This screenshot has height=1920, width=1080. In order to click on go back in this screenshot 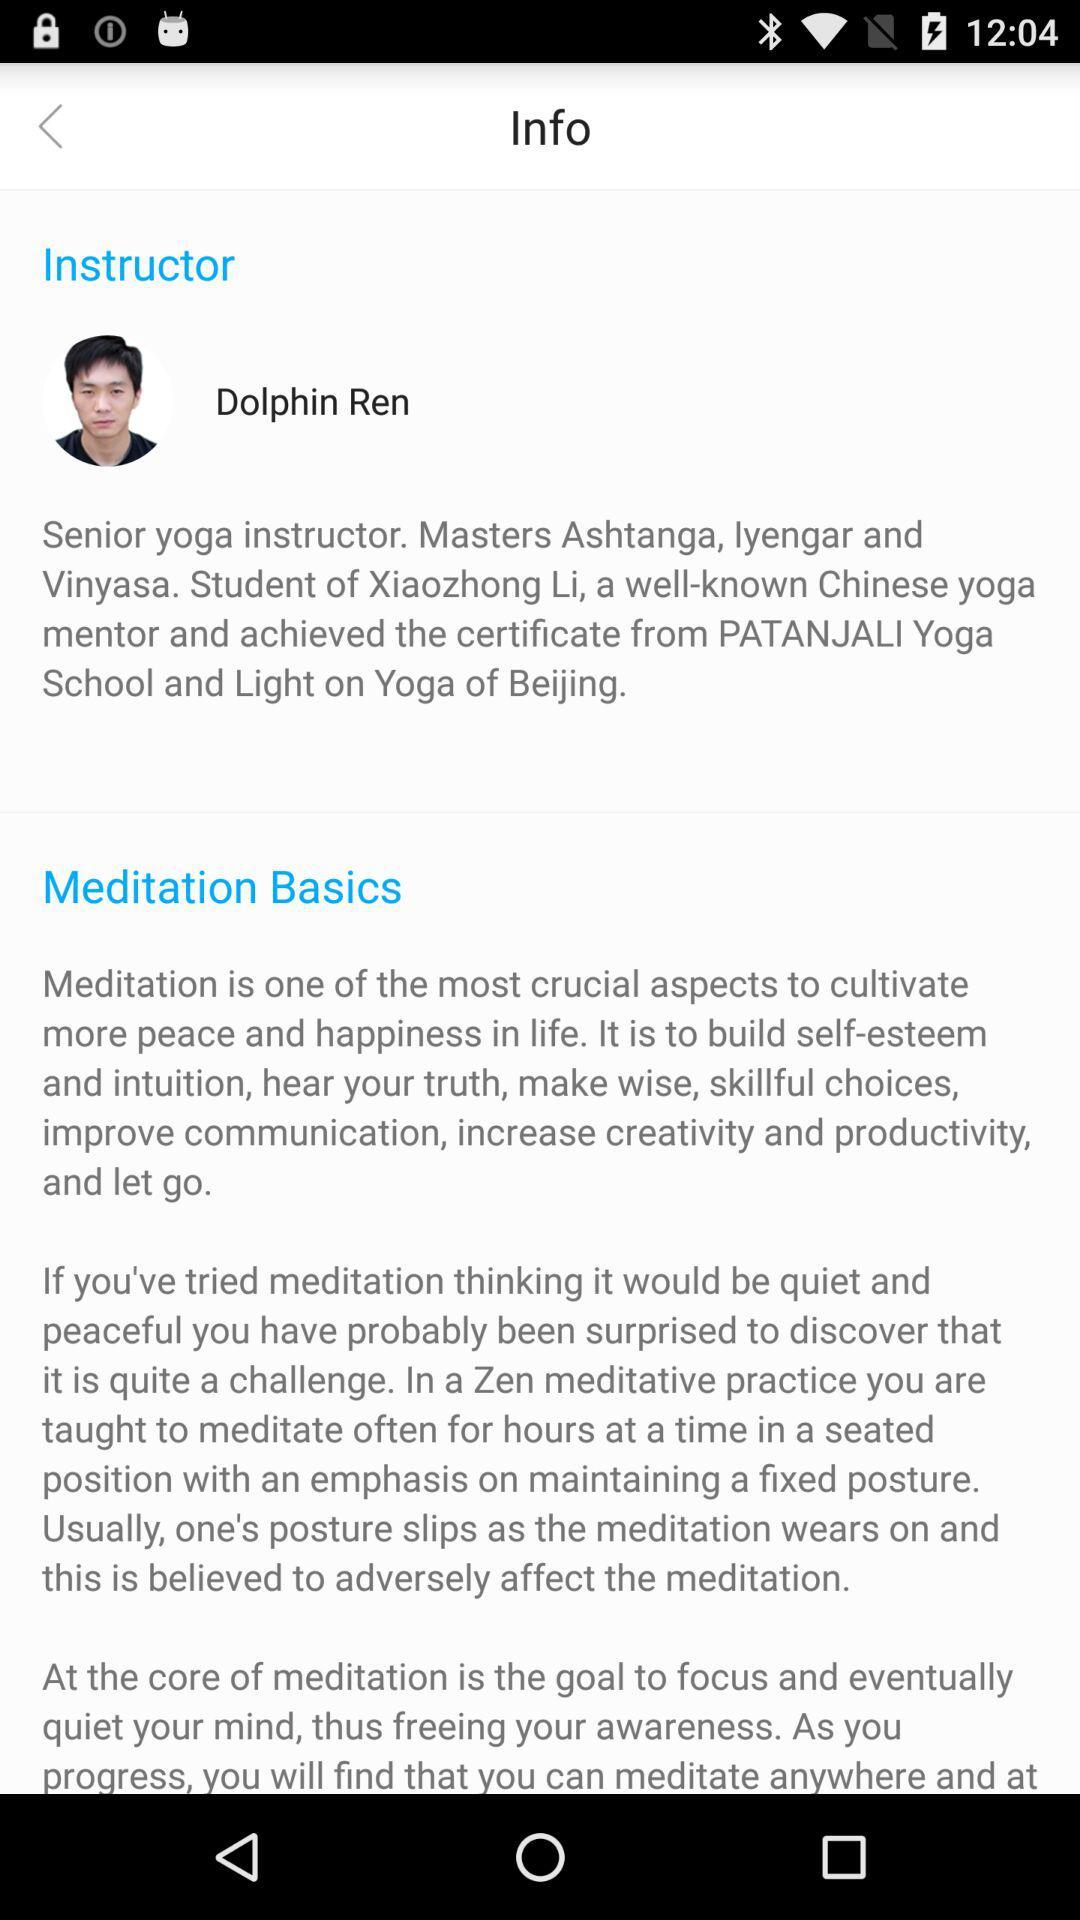, I will do `click(61, 124)`.